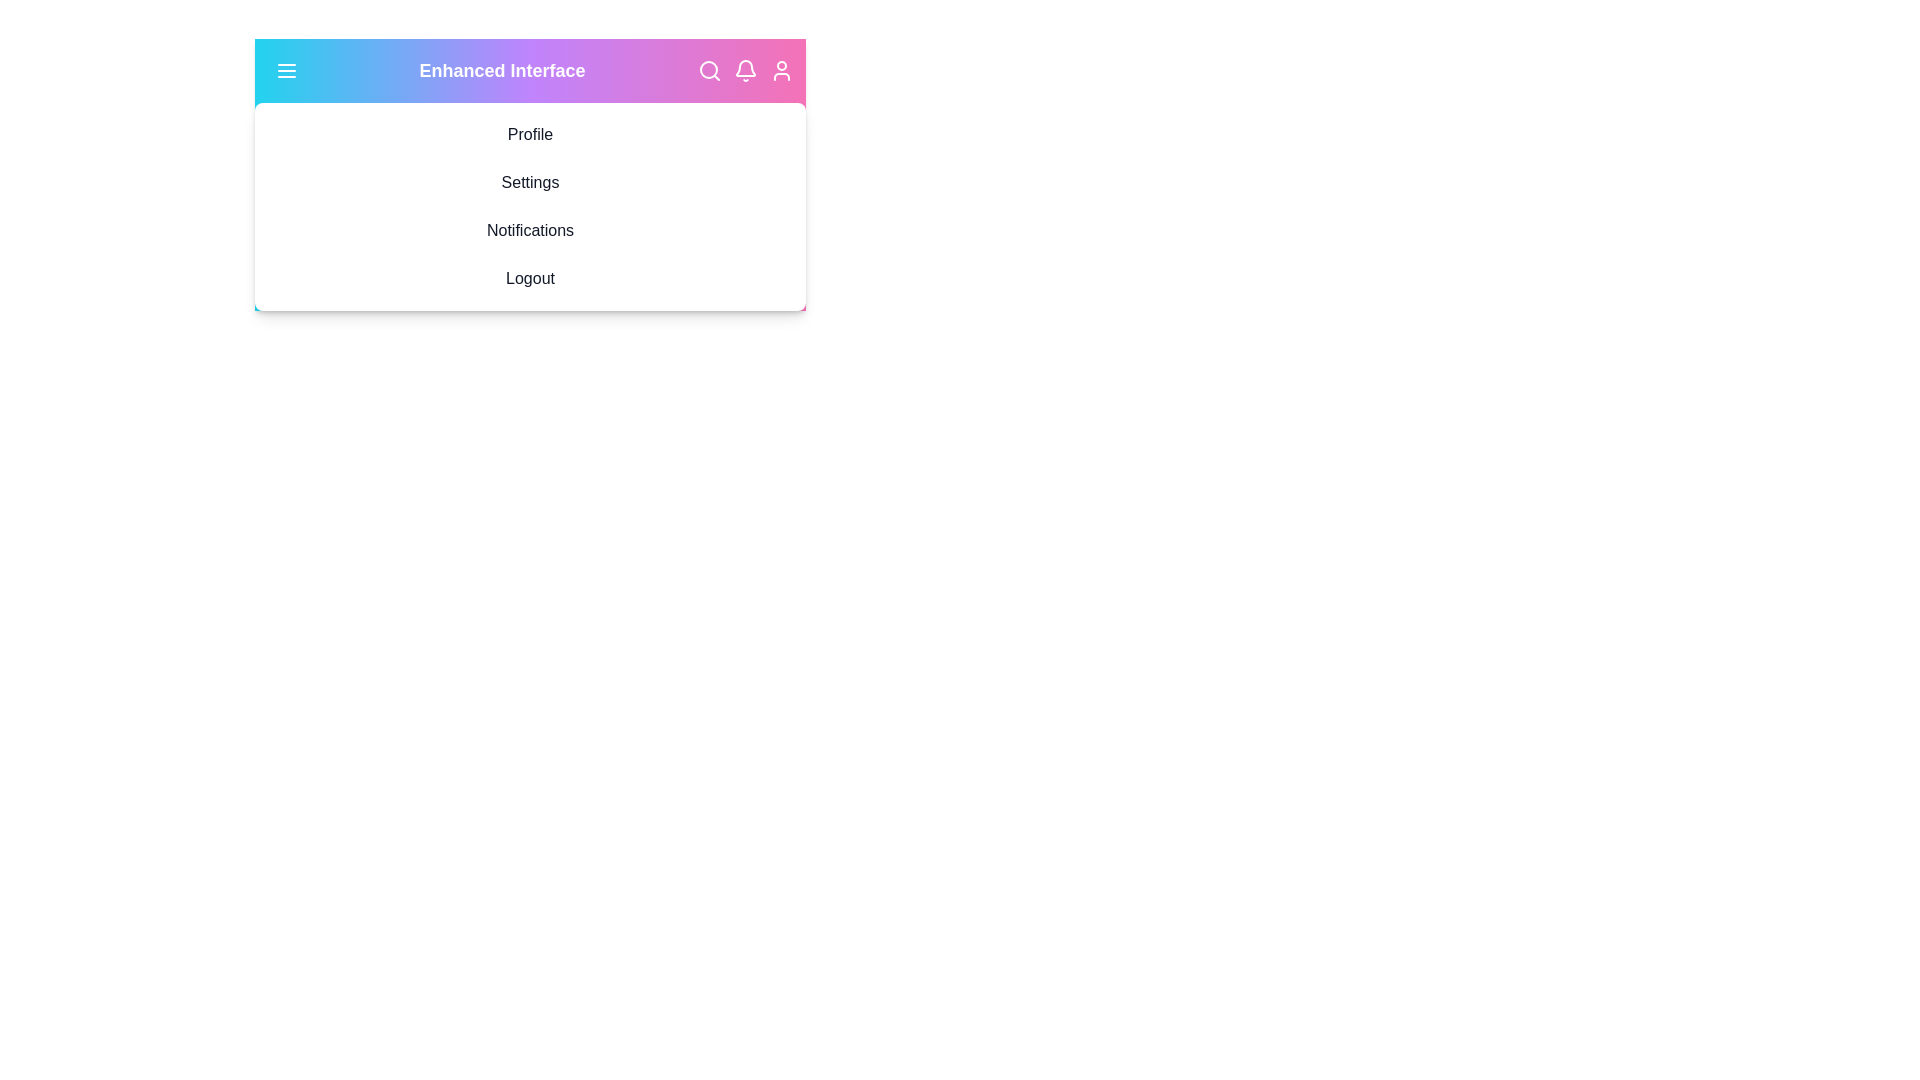  I want to click on the header text labeled 'Enhanced Interface' to focus the element, so click(502, 69).